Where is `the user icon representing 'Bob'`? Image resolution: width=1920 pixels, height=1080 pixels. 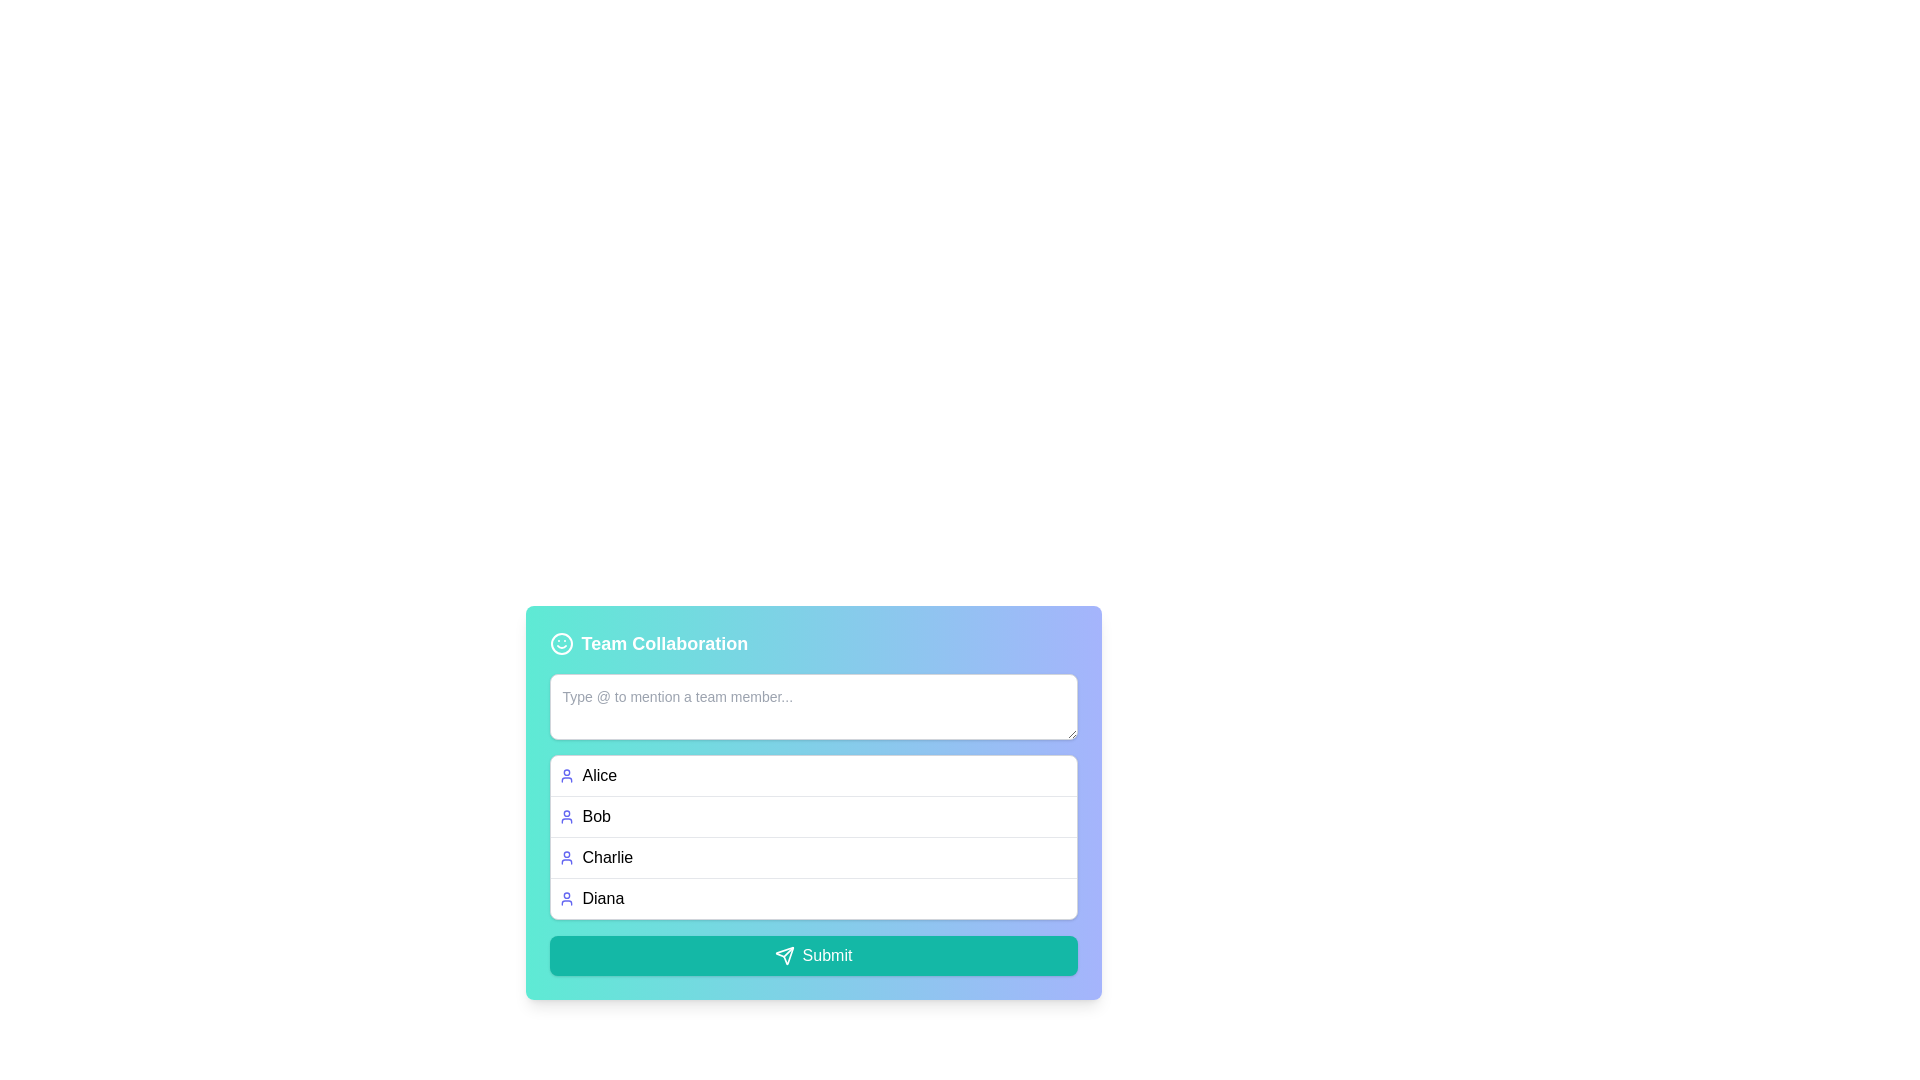
the user icon representing 'Bob' is located at coordinates (565, 817).